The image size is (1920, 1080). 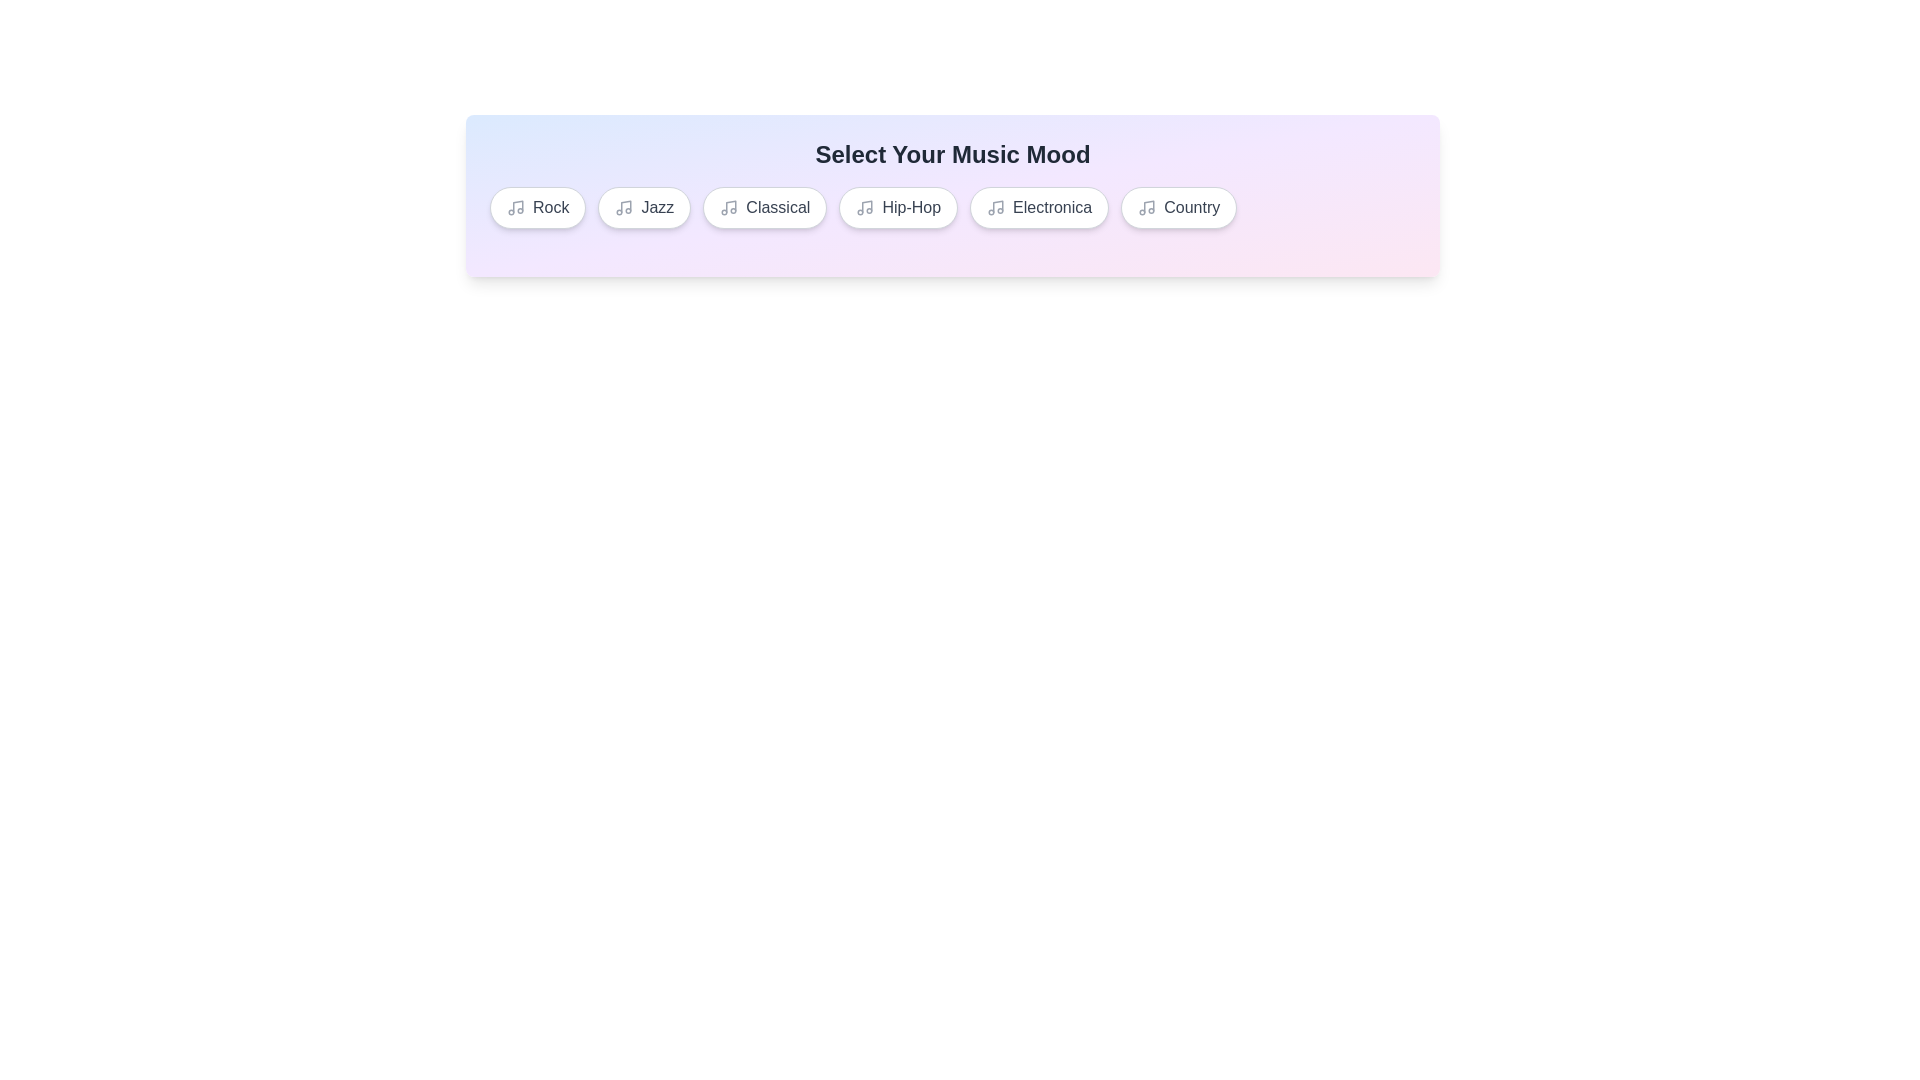 I want to click on the music tag Country from the list, so click(x=1179, y=208).